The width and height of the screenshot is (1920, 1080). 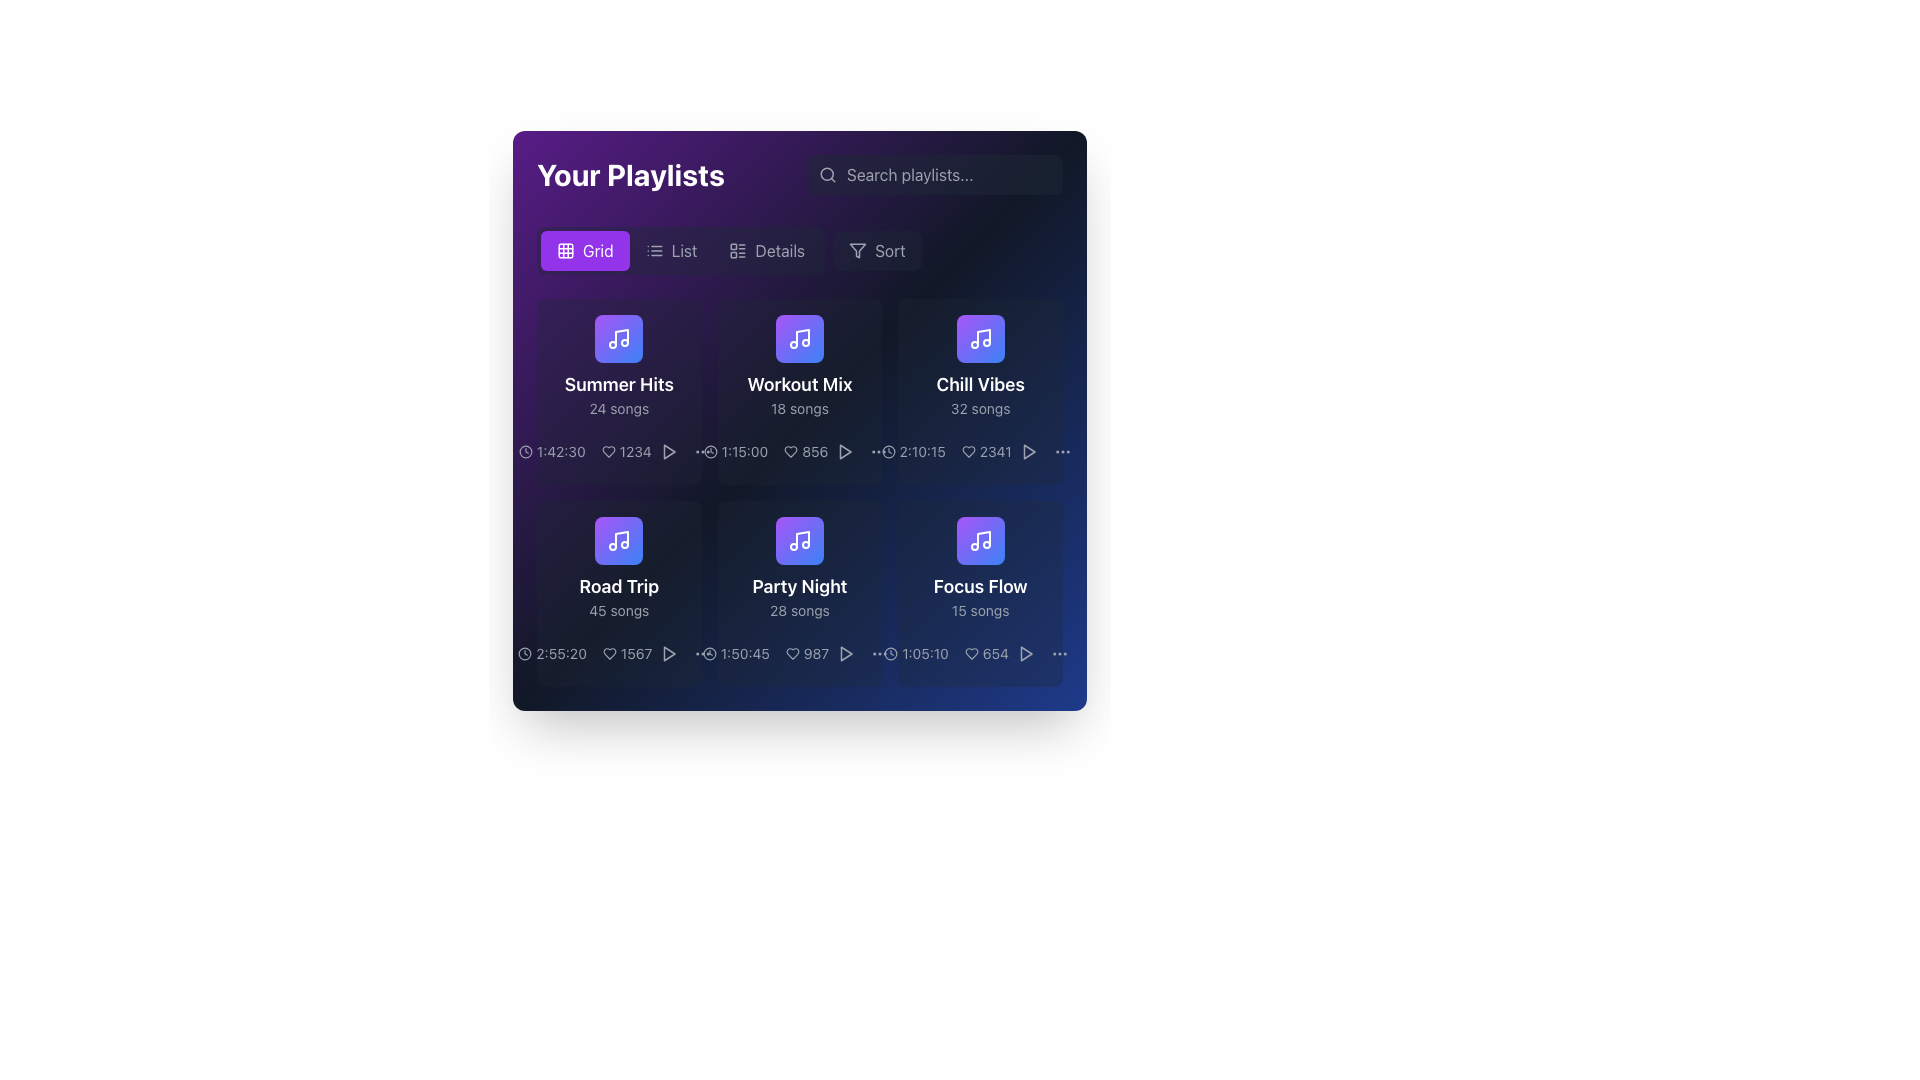 I want to click on the search bar by clicking the magnifying glass icon located to the left of the 'Search playlists...' input field, so click(x=828, y=173).